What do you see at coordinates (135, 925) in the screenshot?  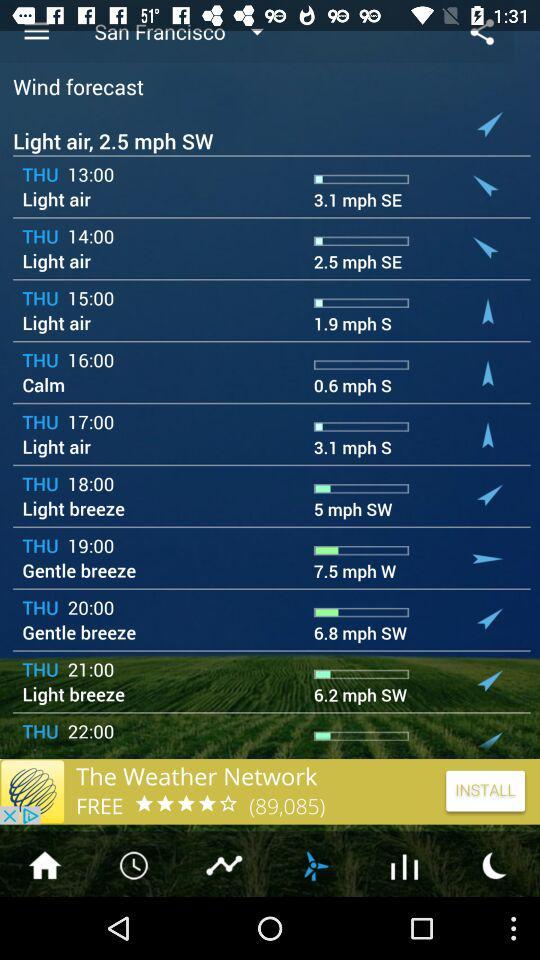 I see `the time icon` at bounding box center [135, 925].